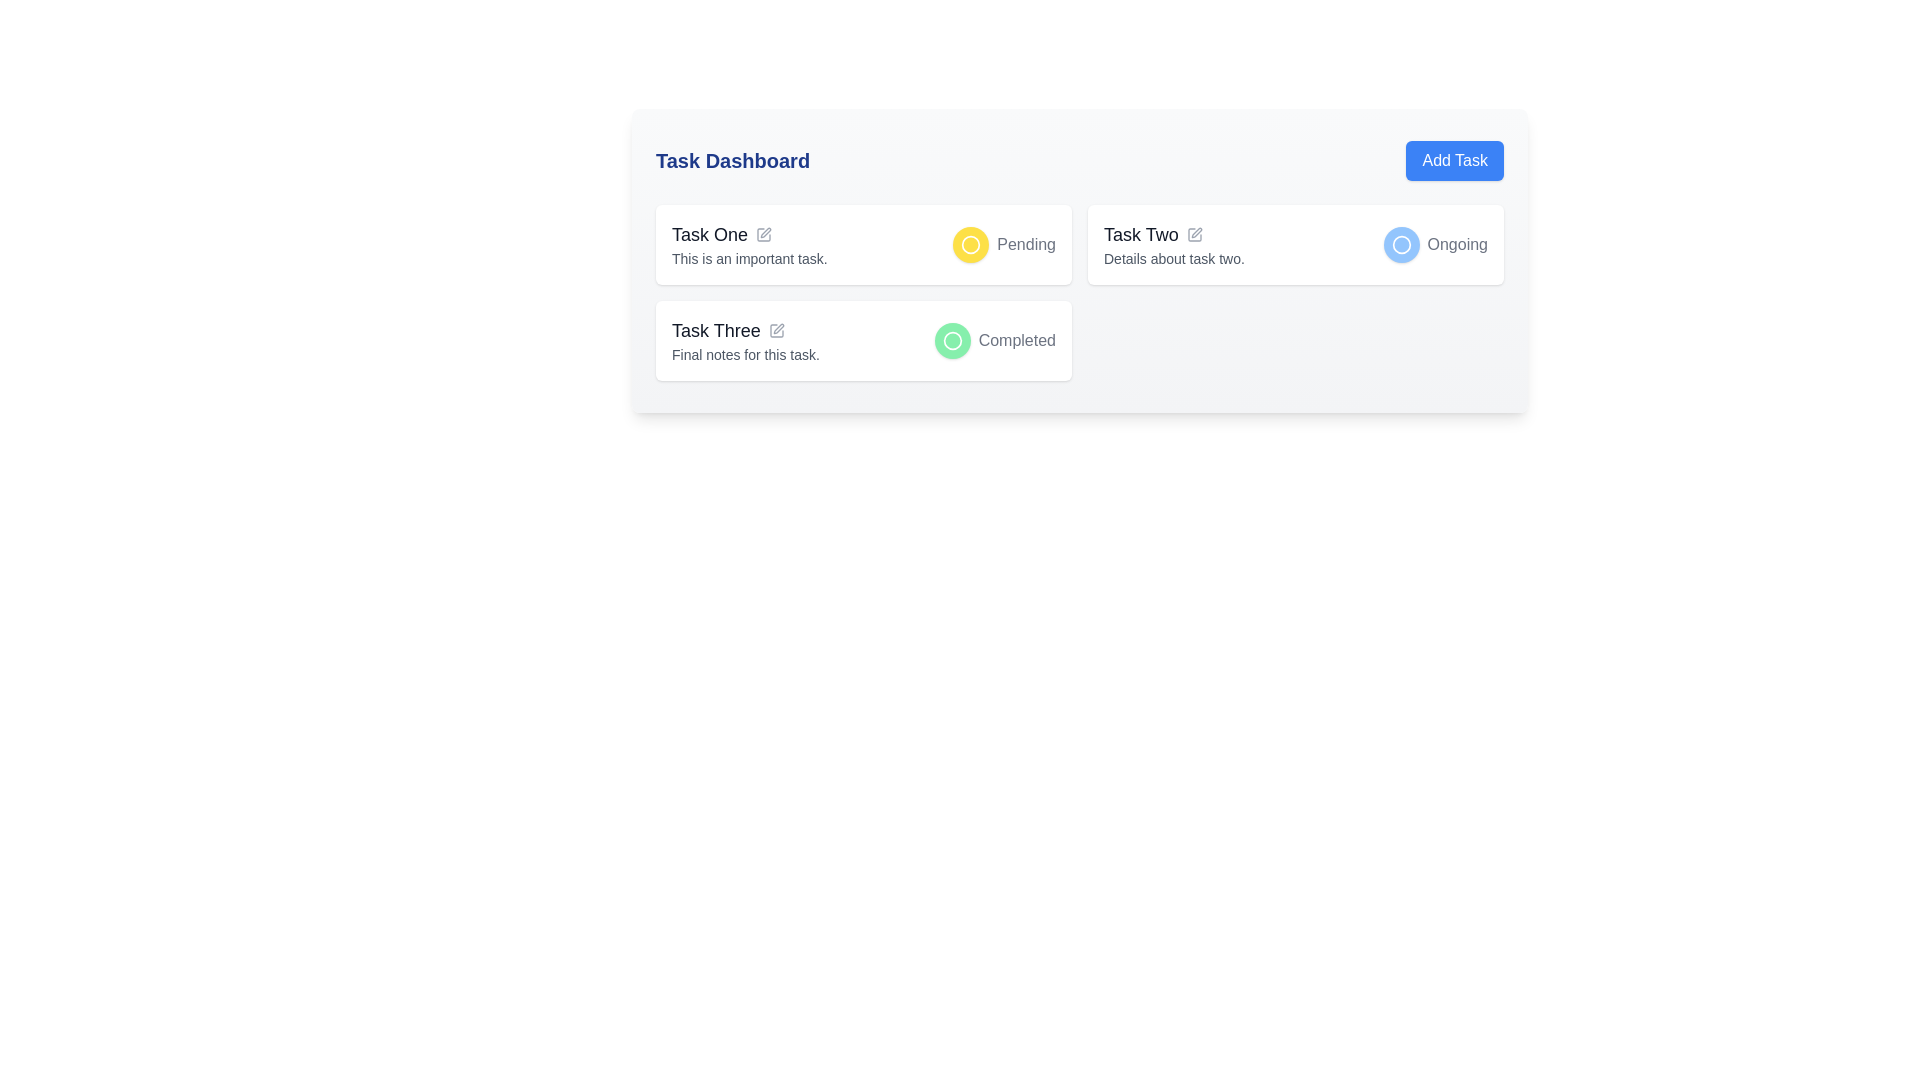  I want to click on the 'Pending' status icon for 'Task One' located in the first row of the task list on the Task Dashboard, so click(971, 244).